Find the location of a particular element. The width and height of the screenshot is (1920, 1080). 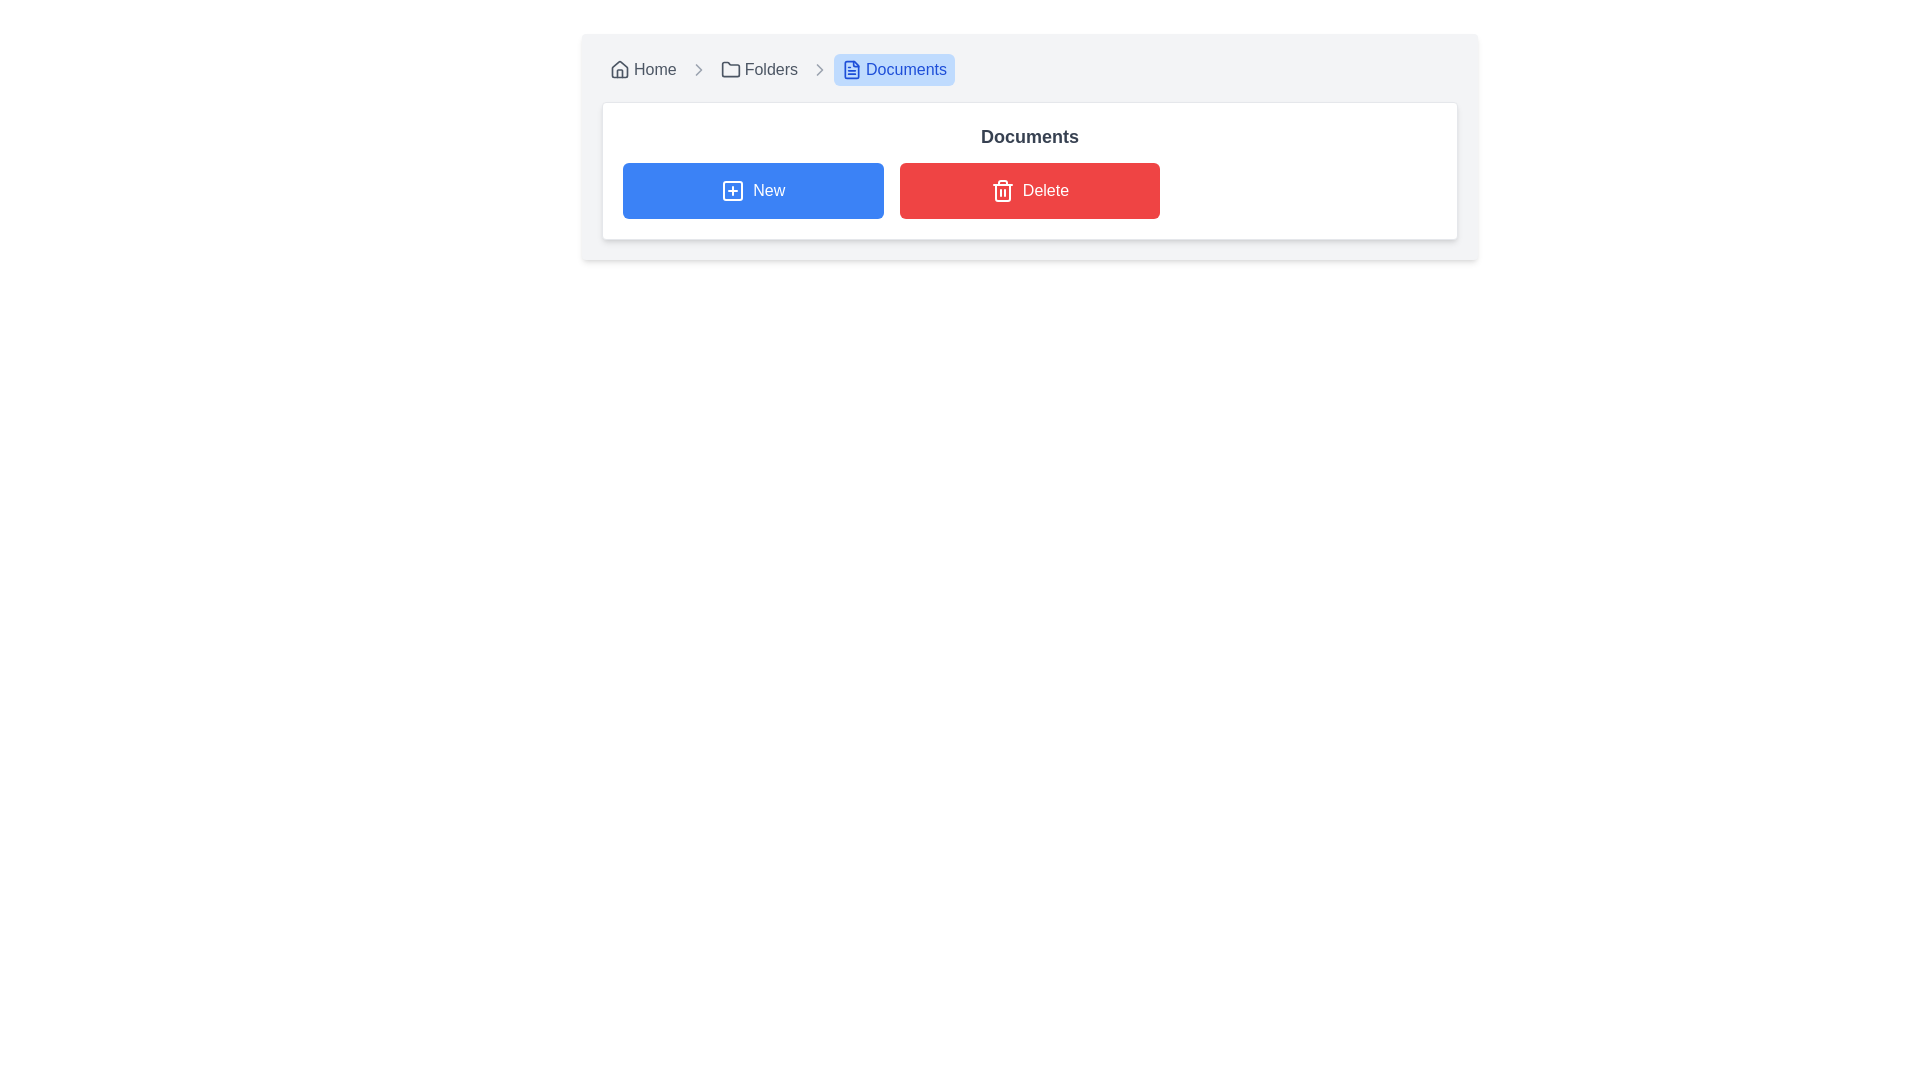

the rectangular blue icon depicting a document-like outline with lines resembling text, located in the header next to the 'Documents' navigation item is located at coordinates (852, 68).